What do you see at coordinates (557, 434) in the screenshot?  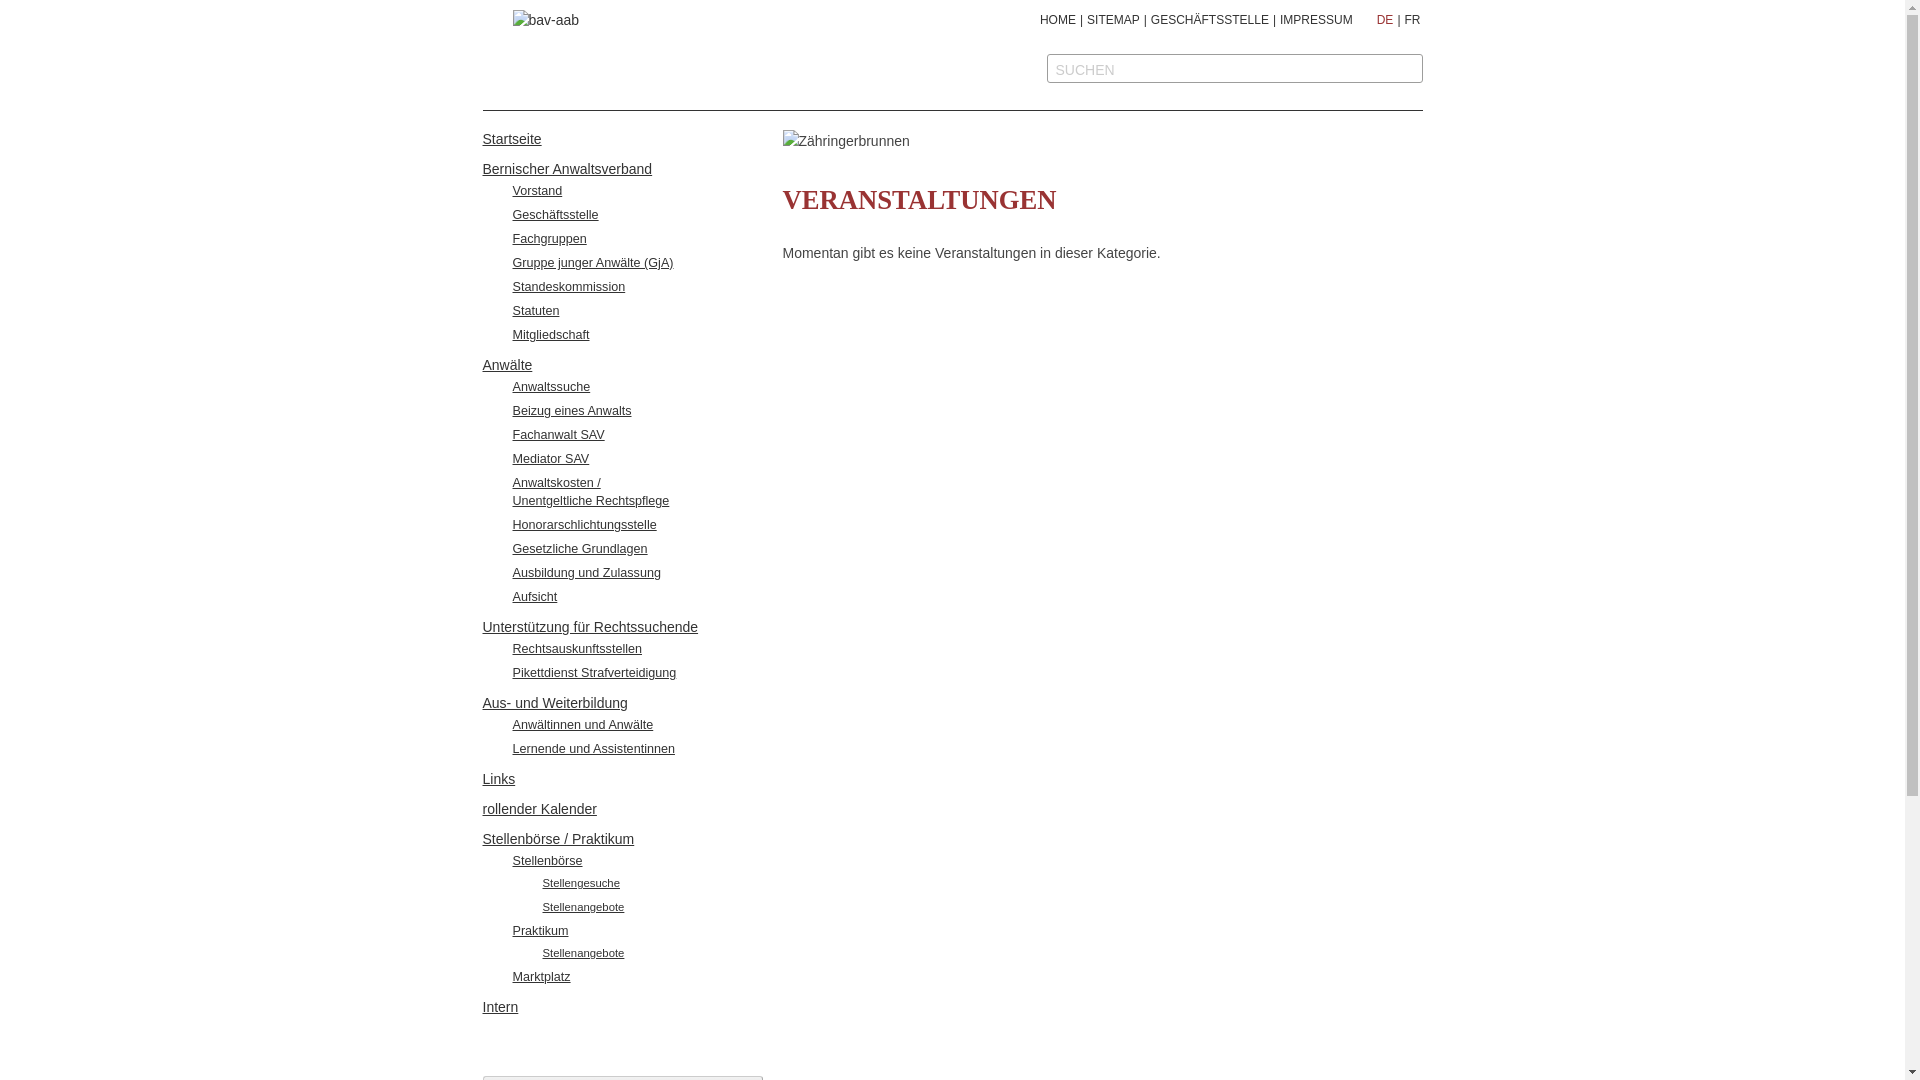 I see `'Fachanwalt SAV'` at bounding box center [557, 434].